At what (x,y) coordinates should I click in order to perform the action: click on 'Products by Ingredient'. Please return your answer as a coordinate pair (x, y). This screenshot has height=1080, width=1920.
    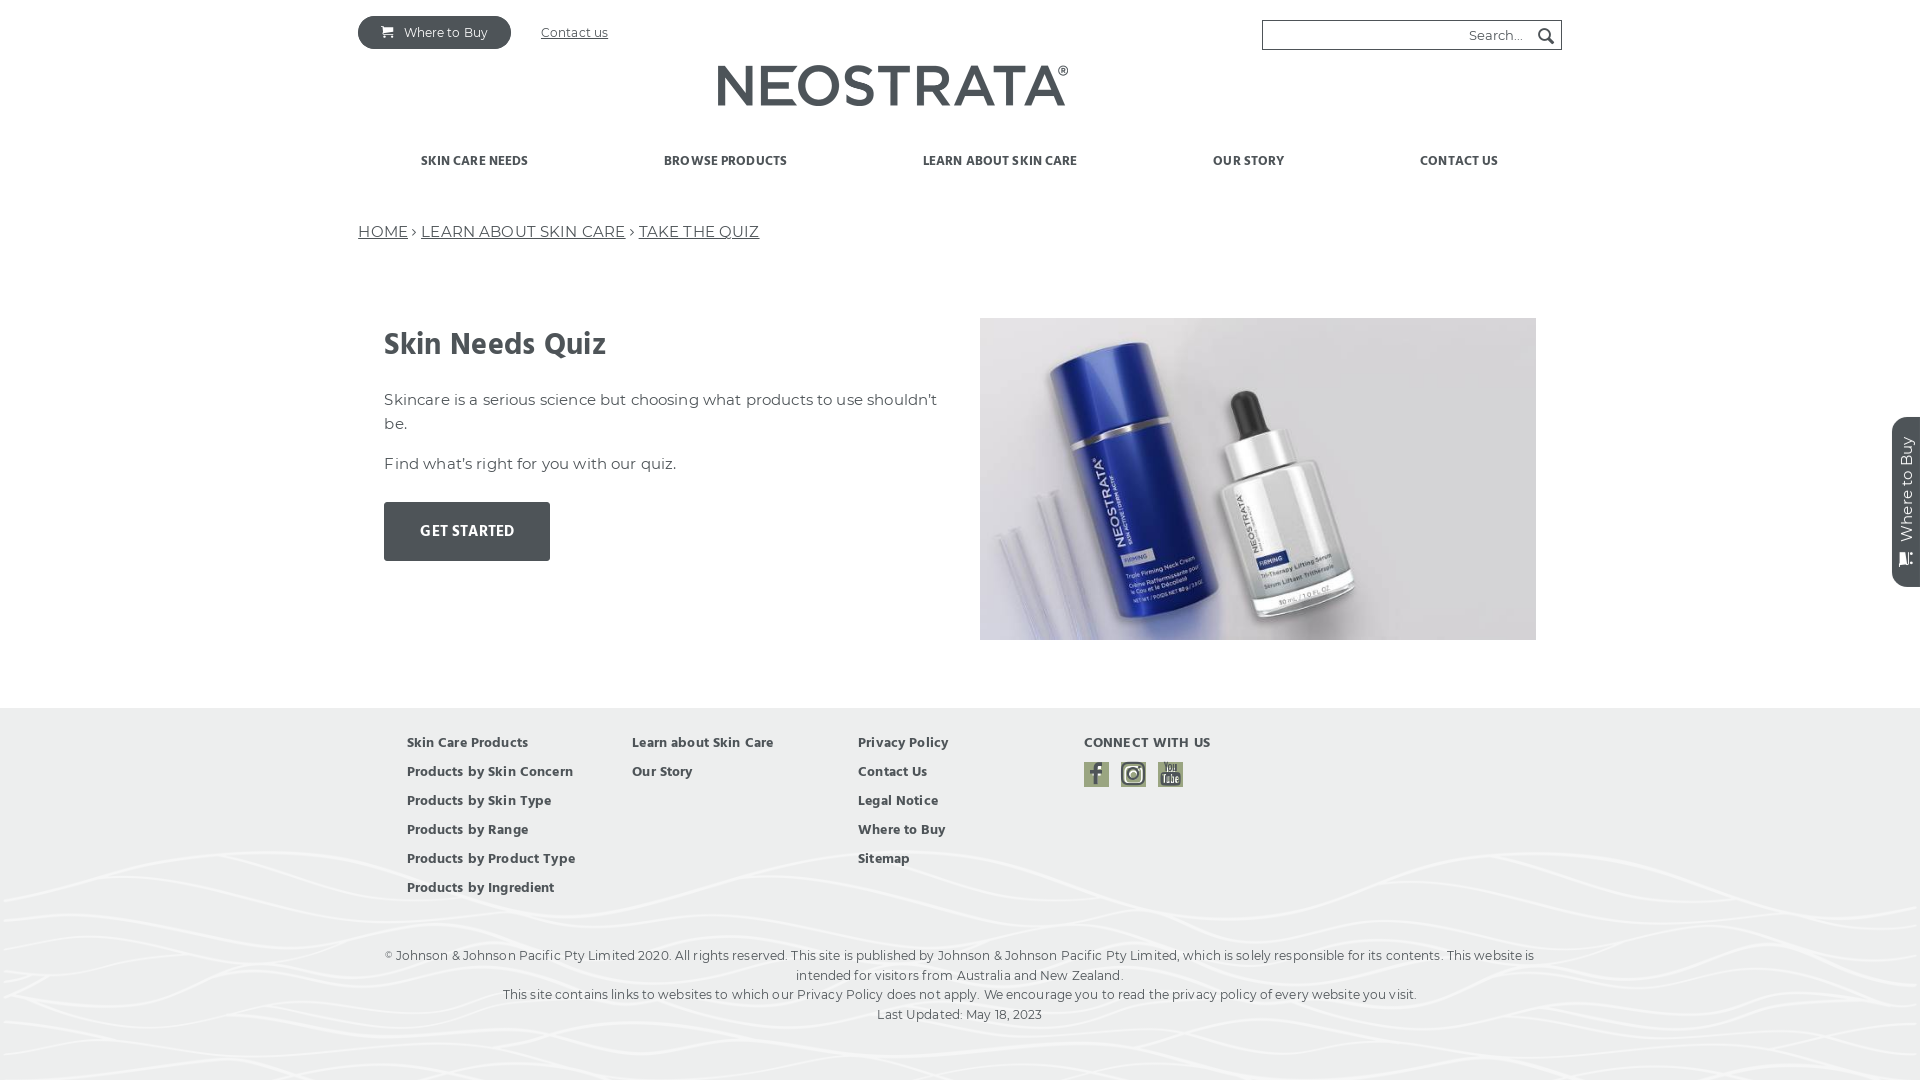
    Looking at the image, I should click on (480, 886).